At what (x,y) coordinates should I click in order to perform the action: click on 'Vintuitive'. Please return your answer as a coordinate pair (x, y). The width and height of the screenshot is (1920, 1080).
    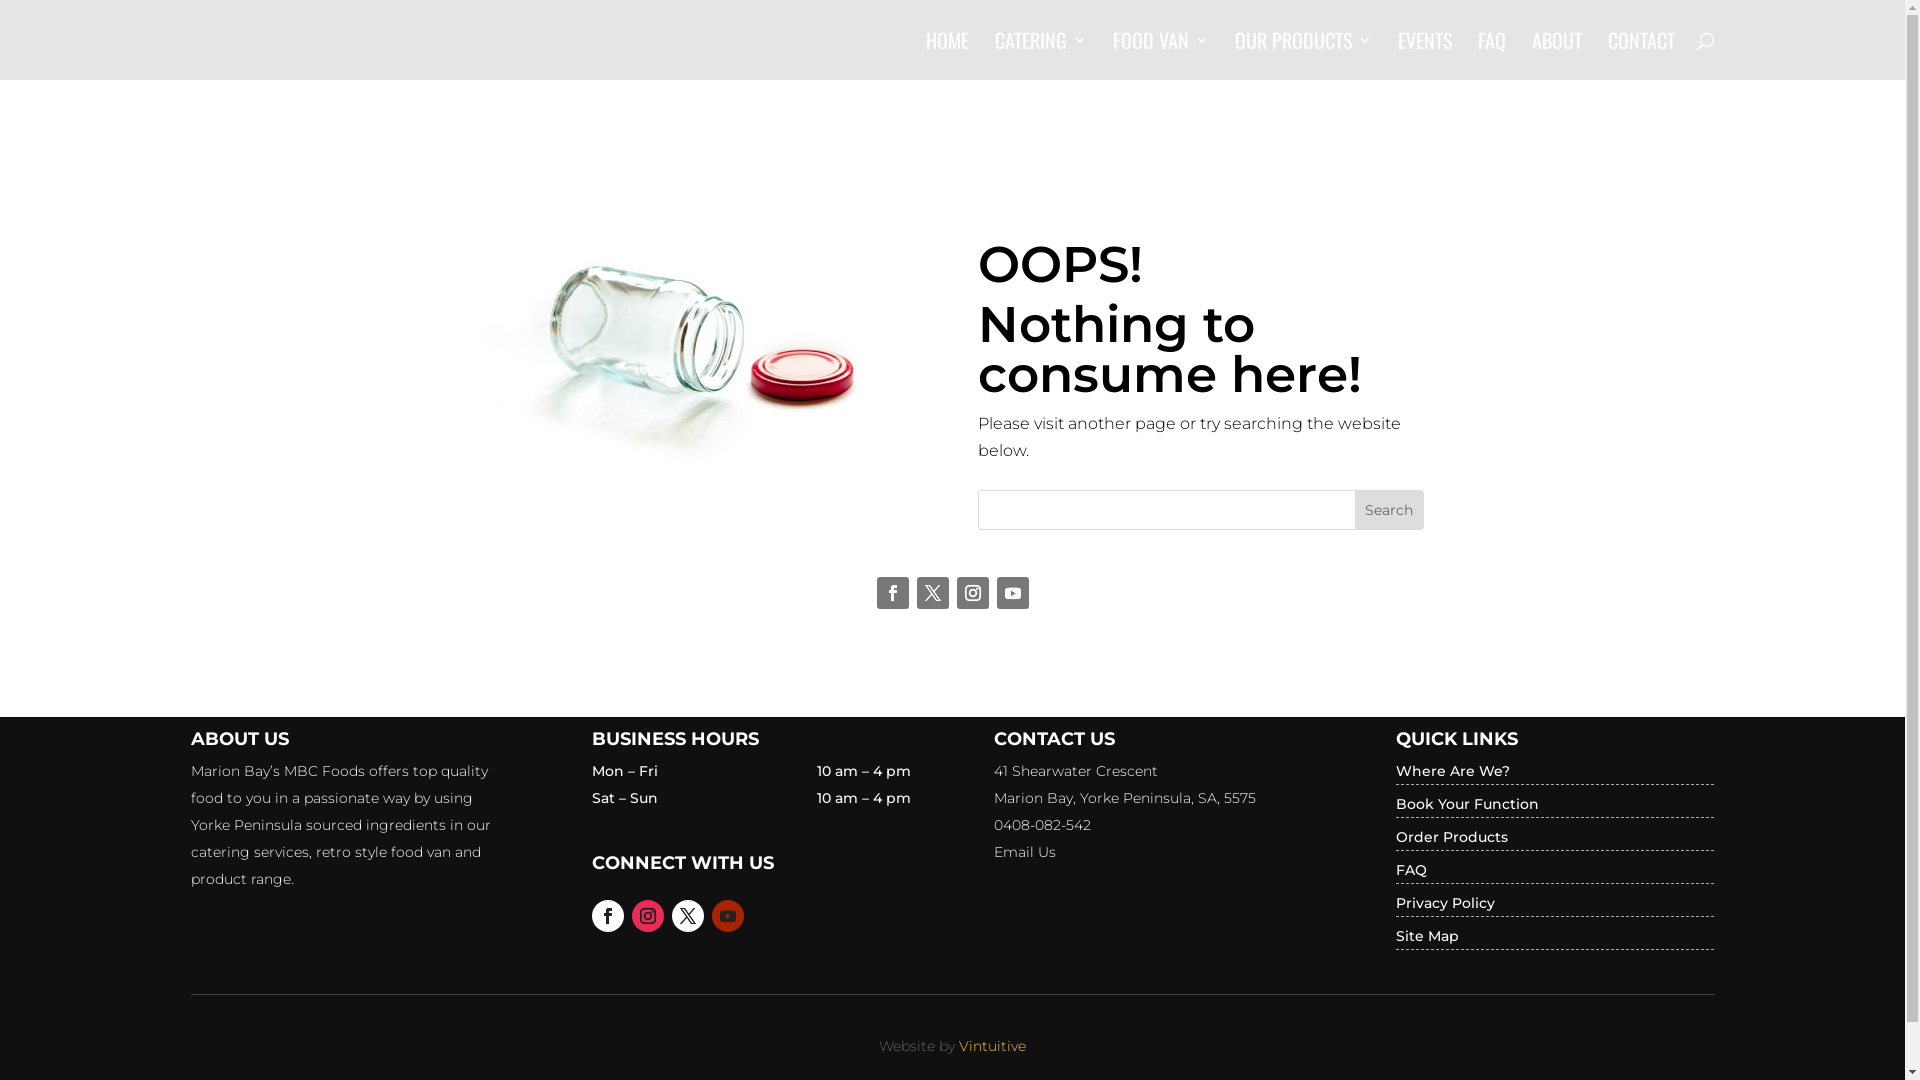
    Looking at the image, I should click on (958, 1044).